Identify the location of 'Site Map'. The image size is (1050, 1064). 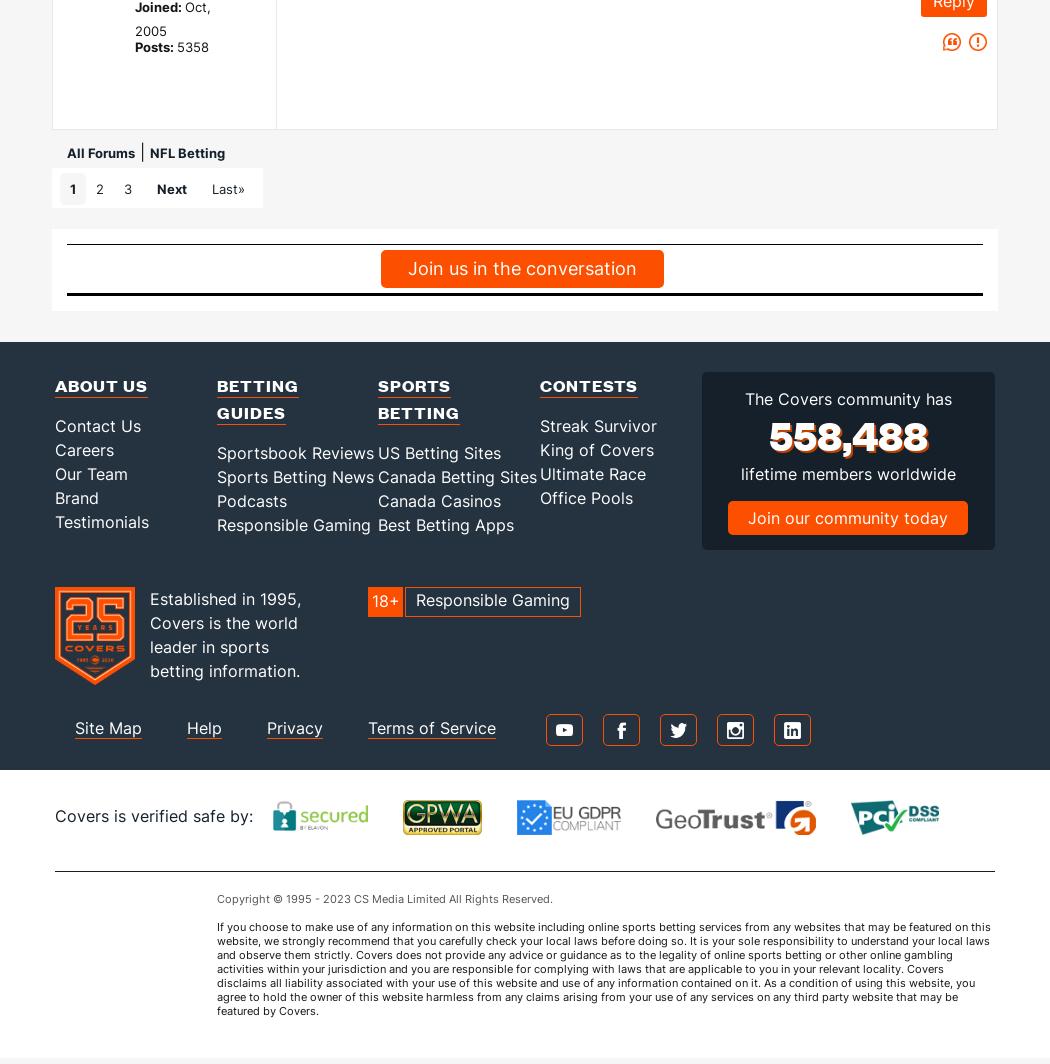
(108, 727).